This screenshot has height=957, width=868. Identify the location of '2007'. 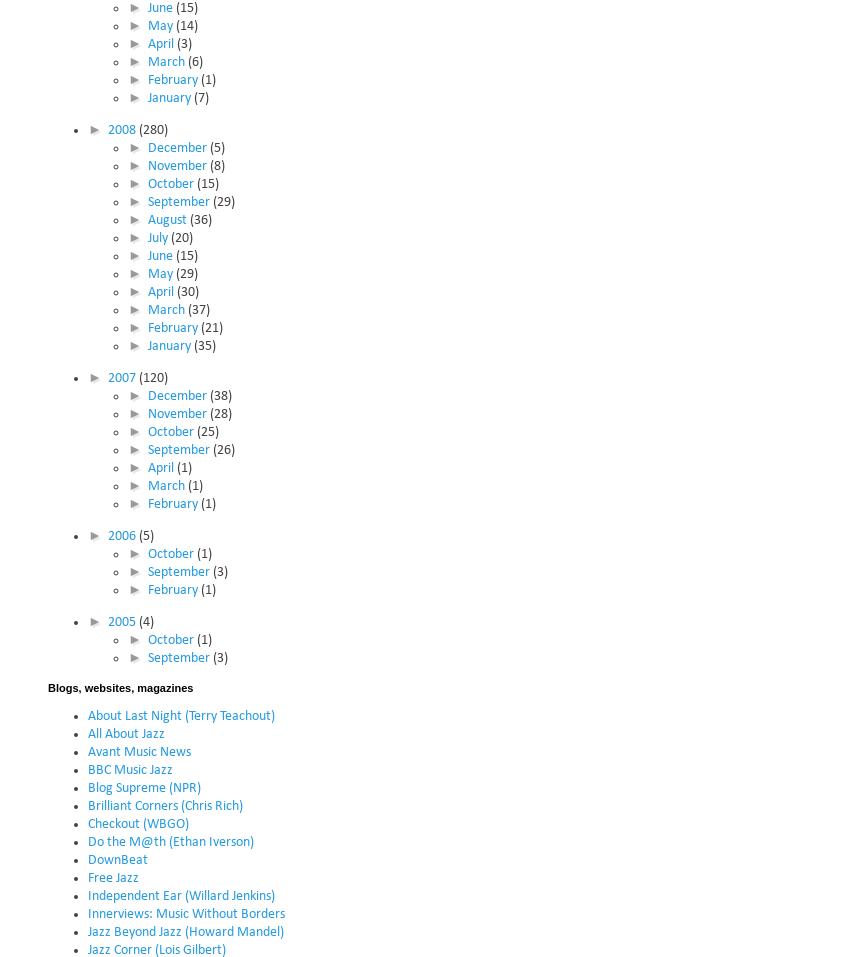
(122, 377).